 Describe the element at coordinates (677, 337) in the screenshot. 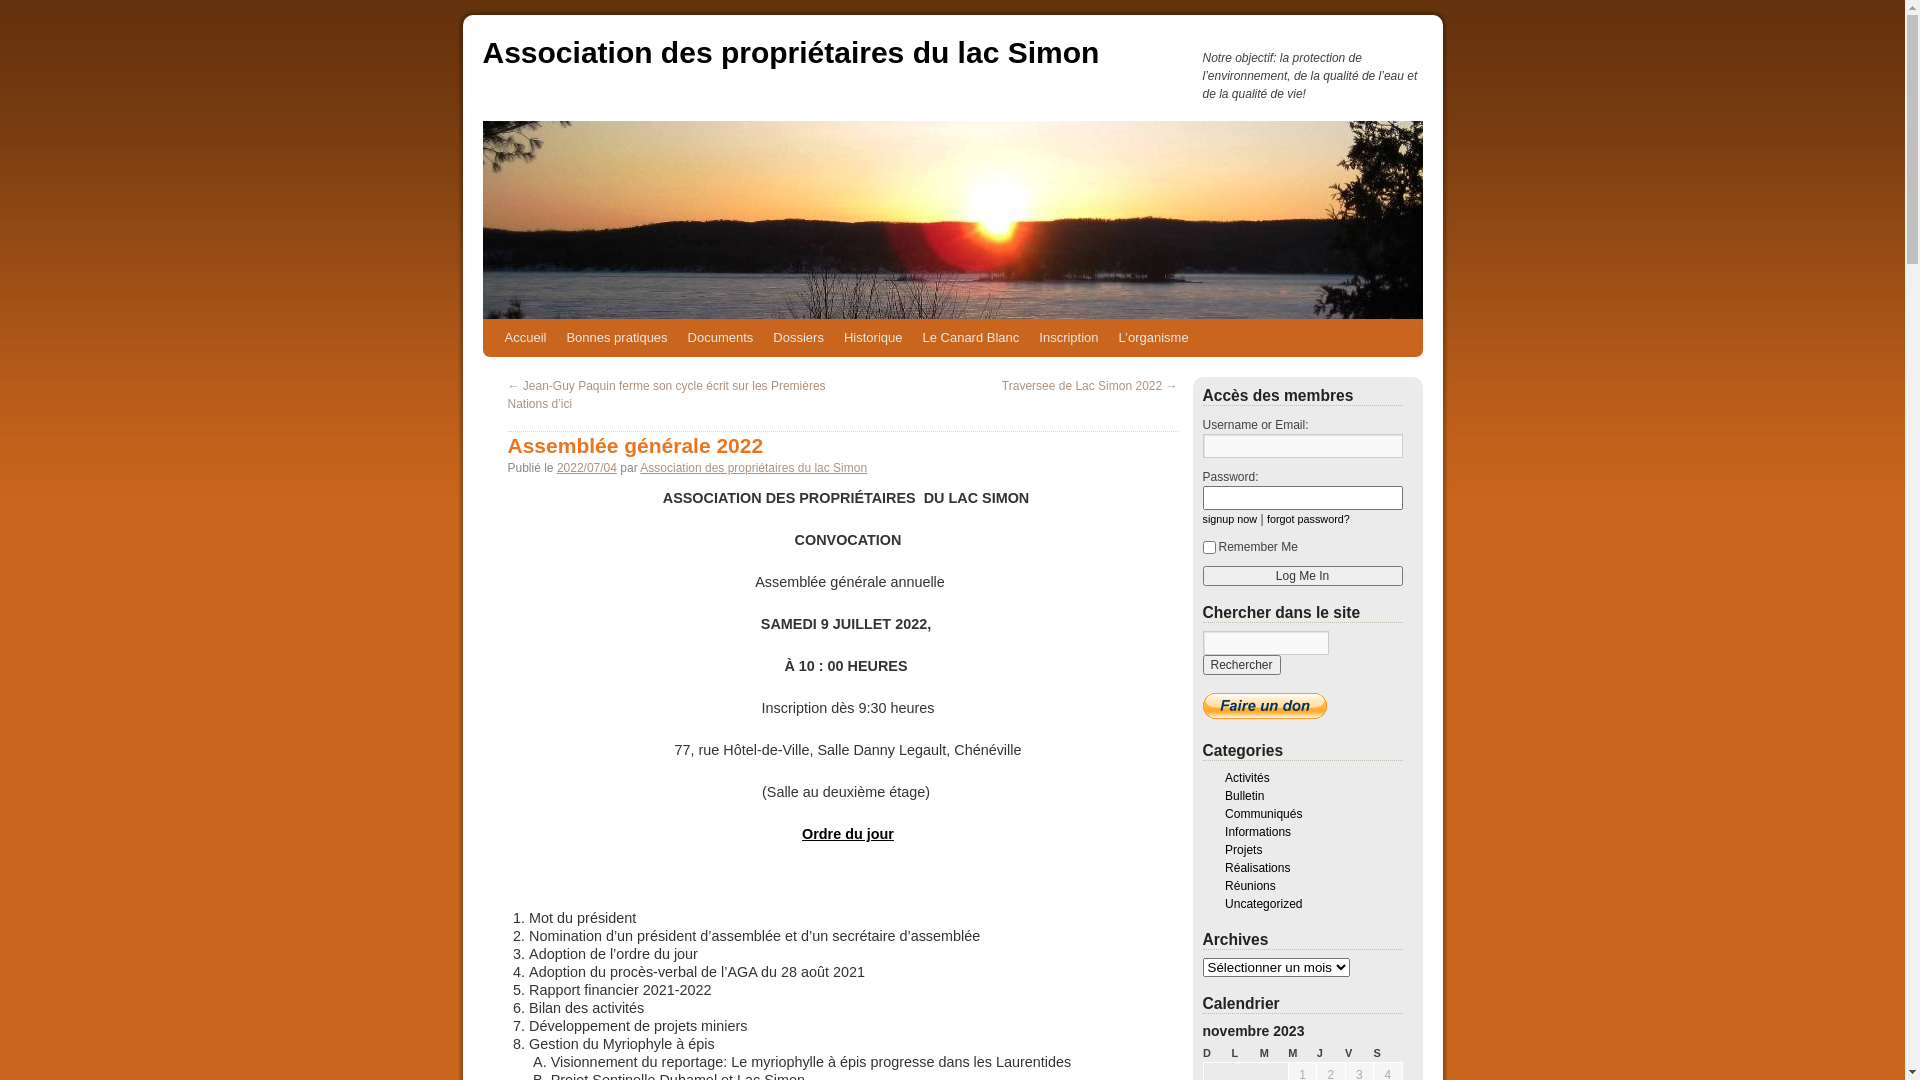

I see `'Documents'` at that location.